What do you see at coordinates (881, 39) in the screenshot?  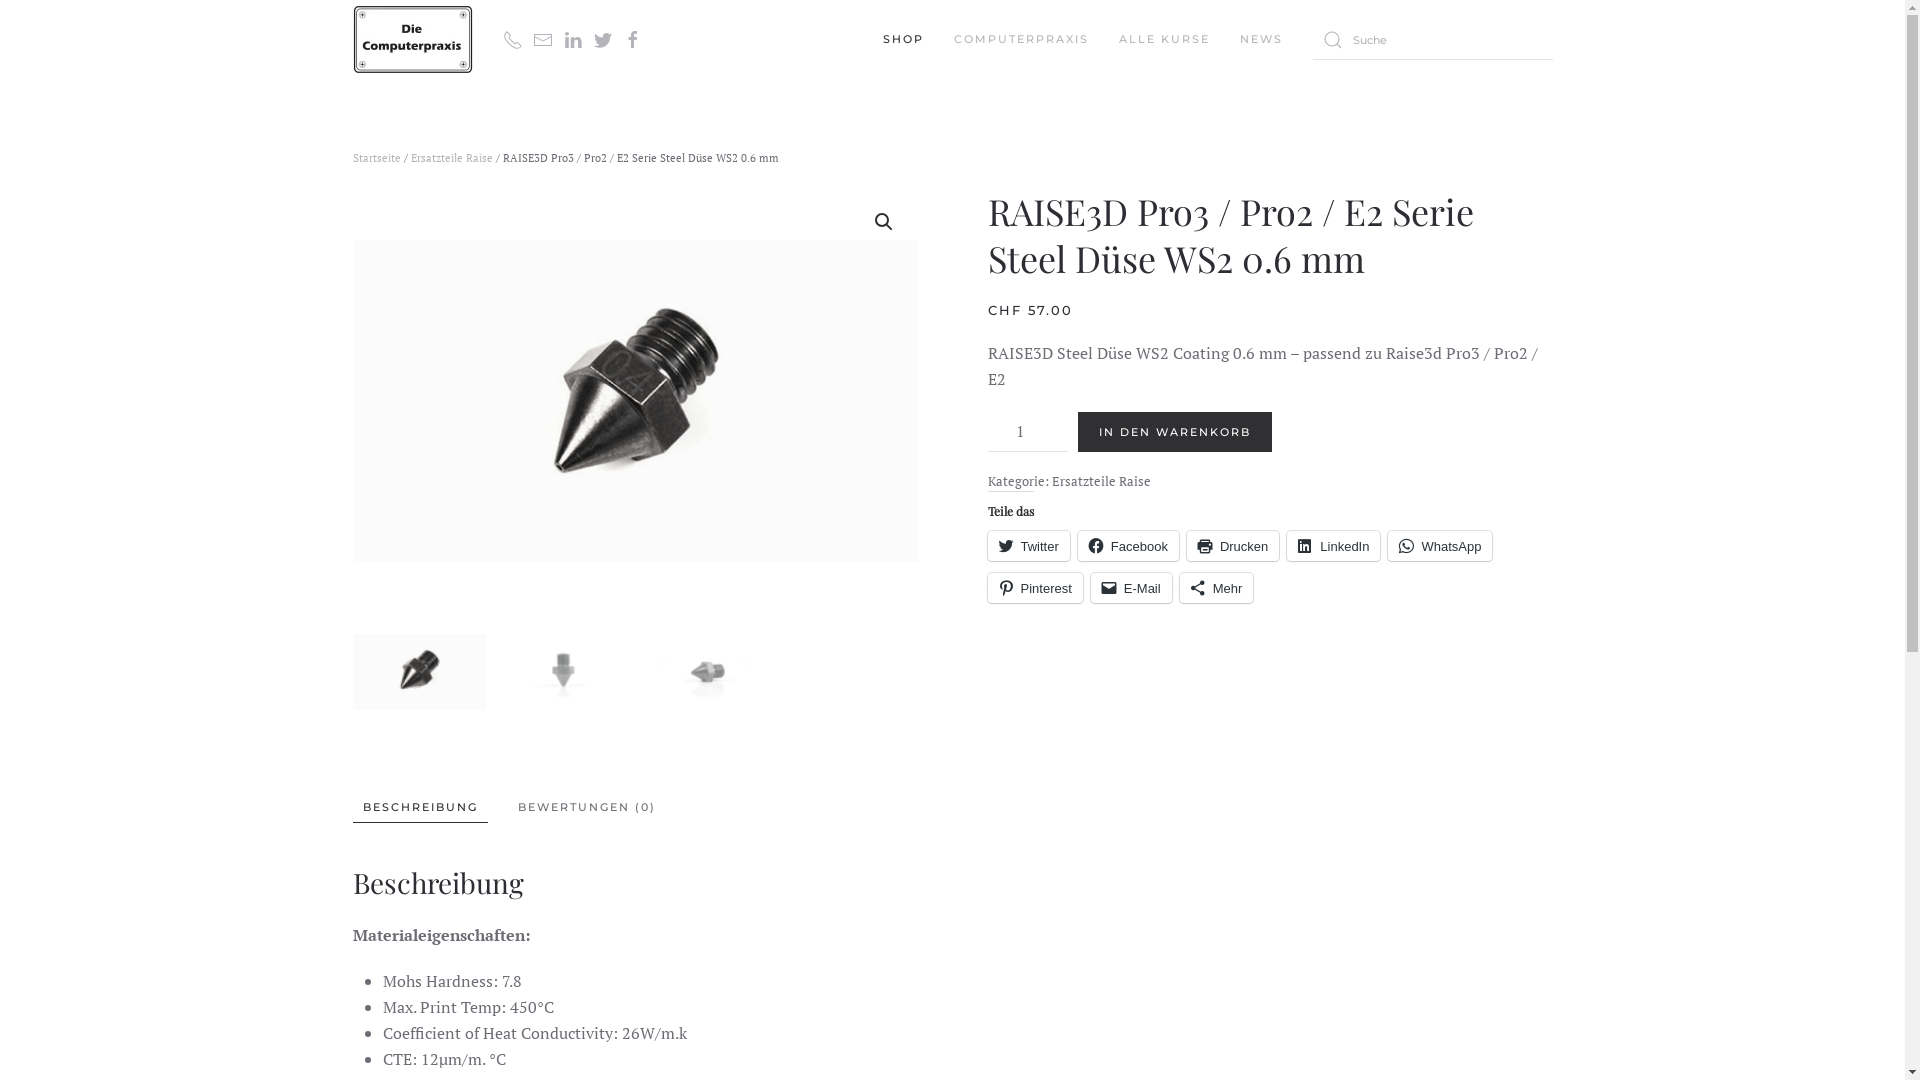 I see `'SHOP'` at bounding box center [881, 39].